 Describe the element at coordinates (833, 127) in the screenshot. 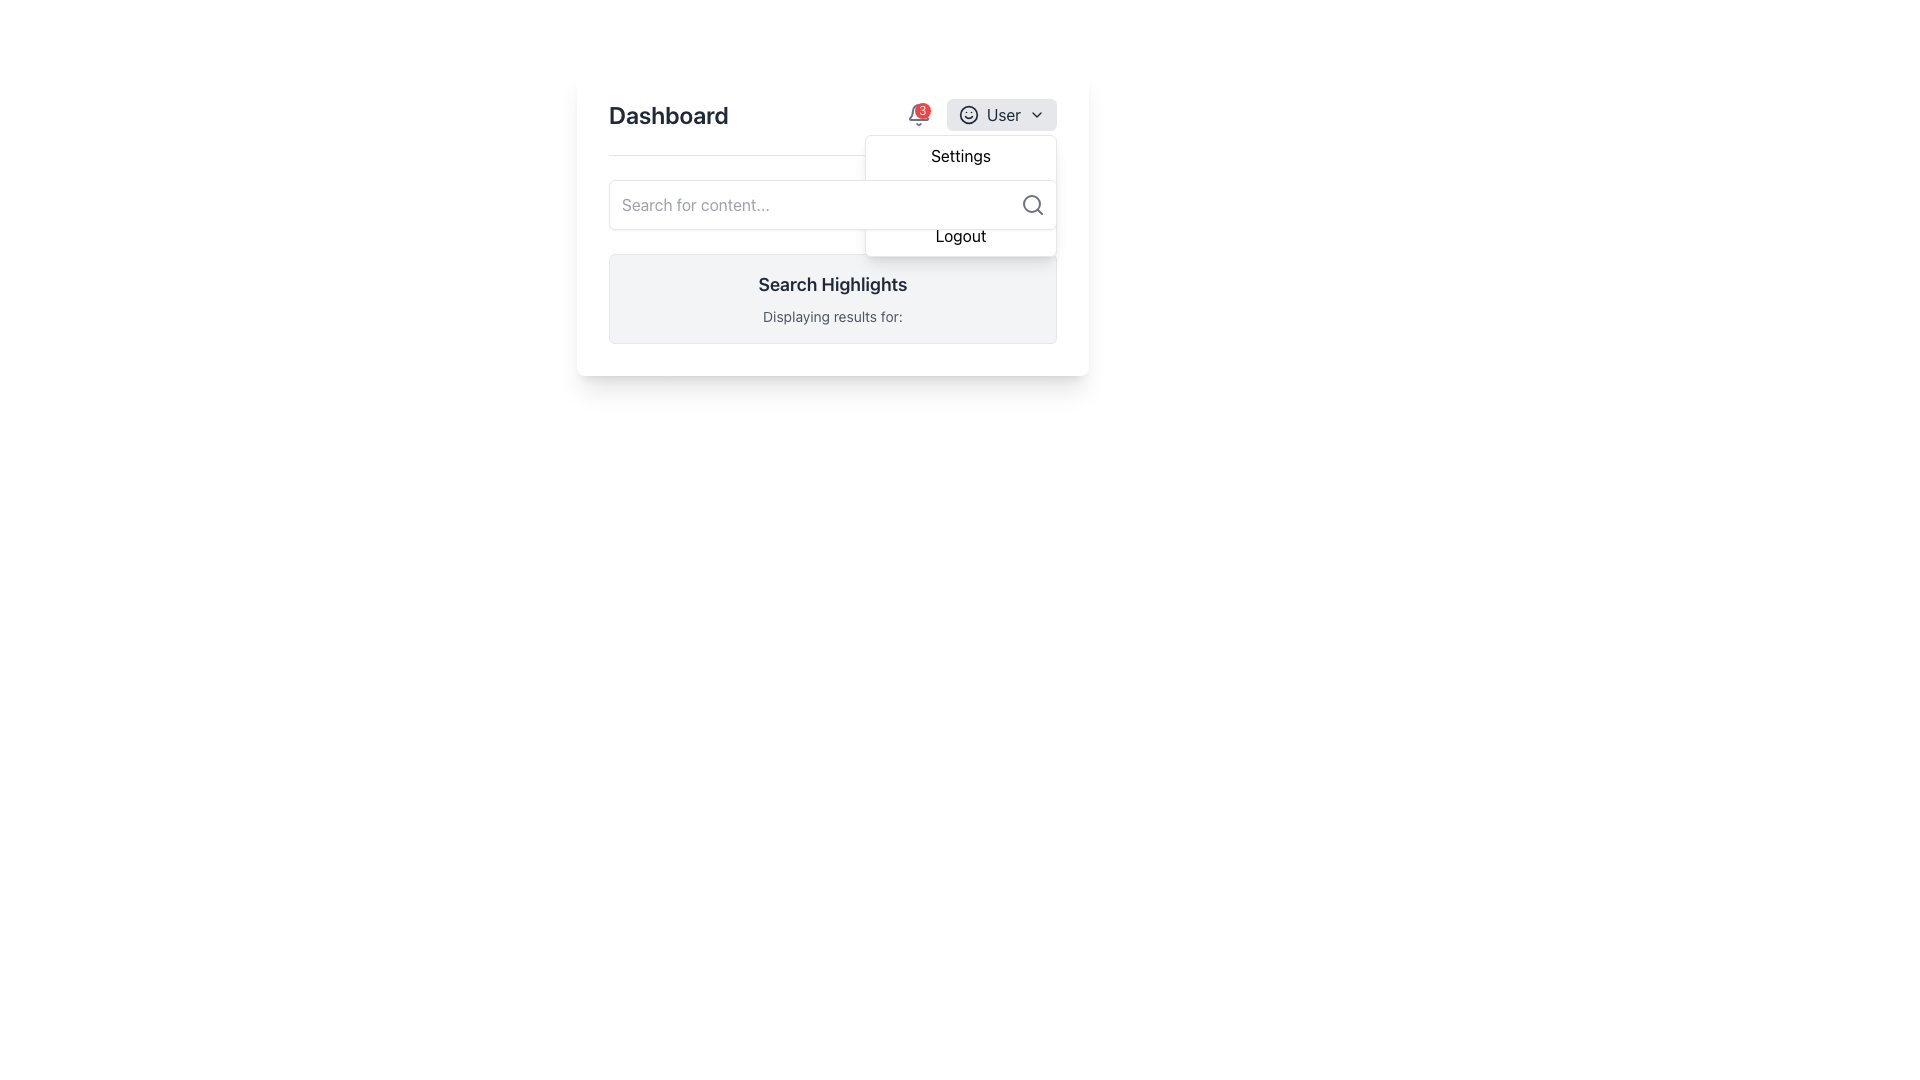

I see `the notification badge located within the navigational and status bar` at that location.